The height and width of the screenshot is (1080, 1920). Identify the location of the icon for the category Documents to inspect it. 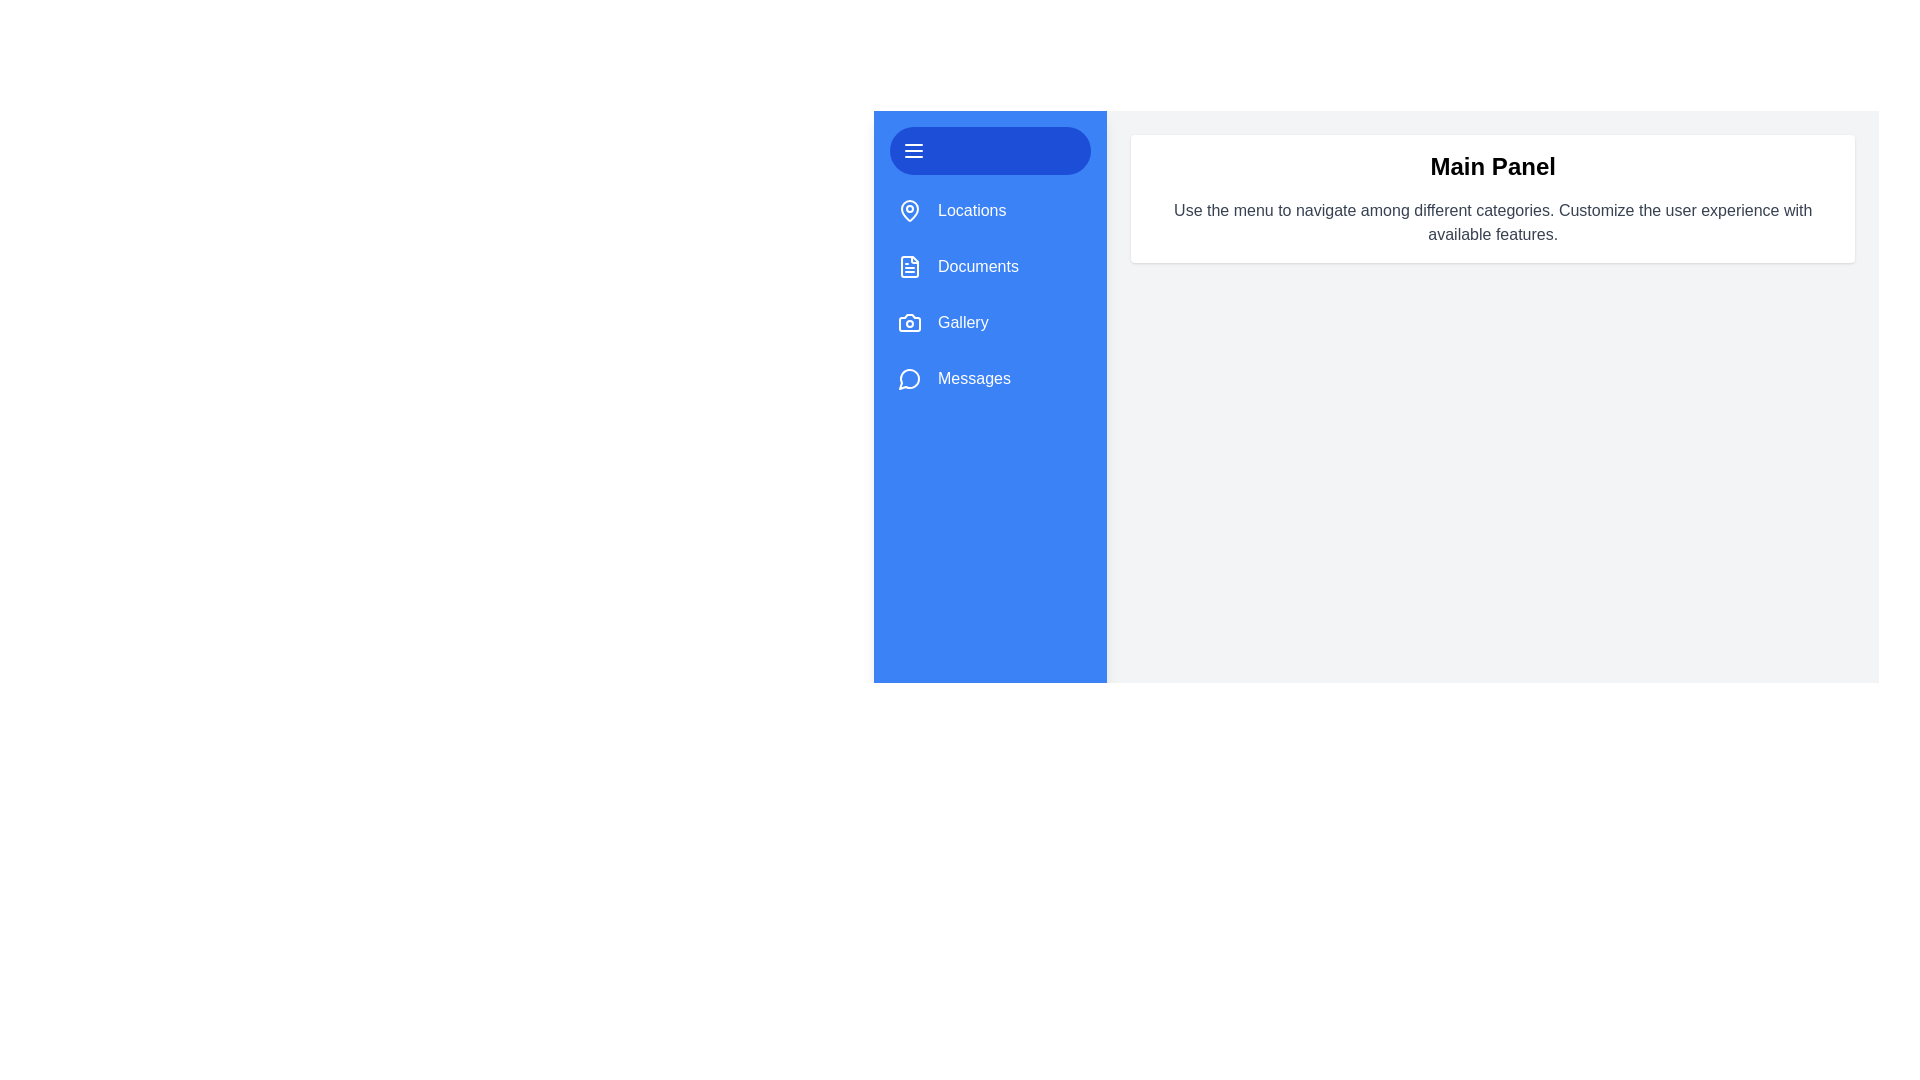
(909, 265).